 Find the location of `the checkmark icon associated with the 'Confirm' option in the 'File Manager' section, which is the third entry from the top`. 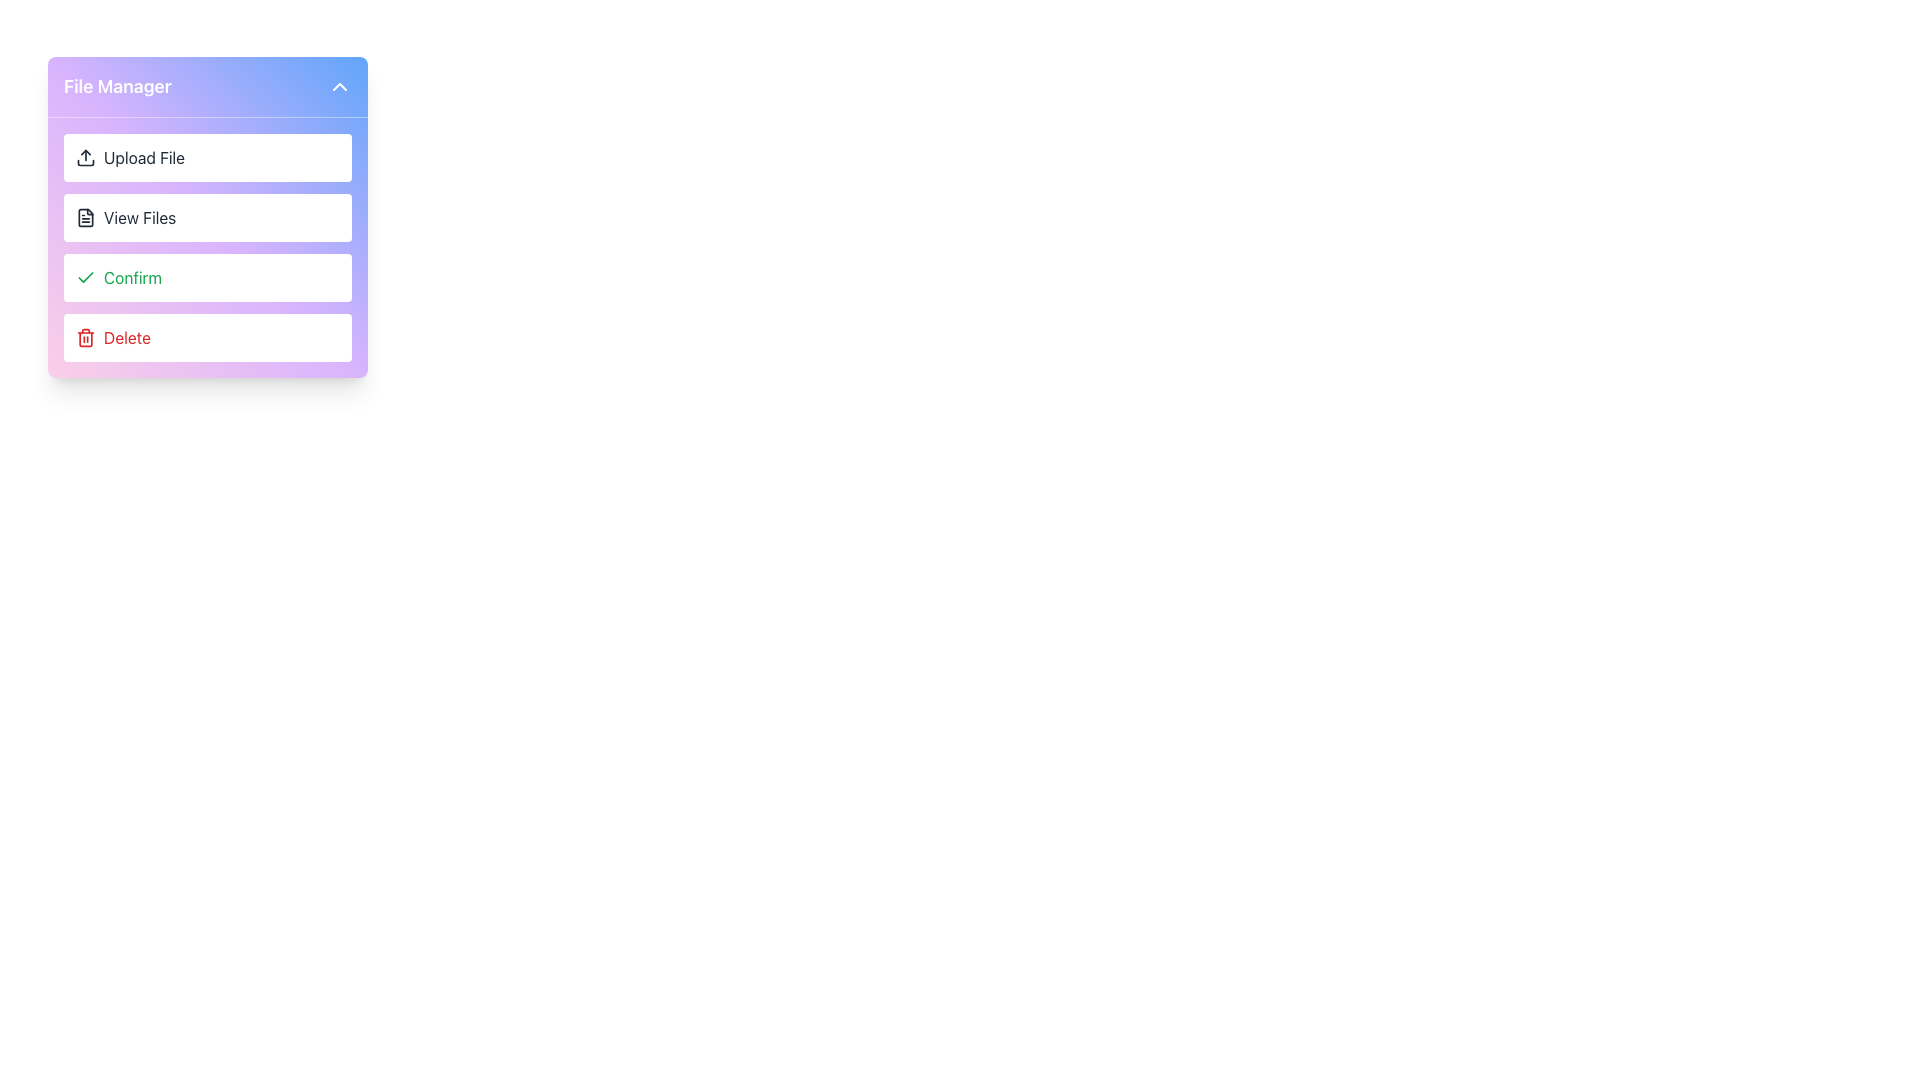

the checkmark icon associated with the 'Confirm' option in the 'File Manager' section, which is the third entry from the top is located at coordinates (85, 277).